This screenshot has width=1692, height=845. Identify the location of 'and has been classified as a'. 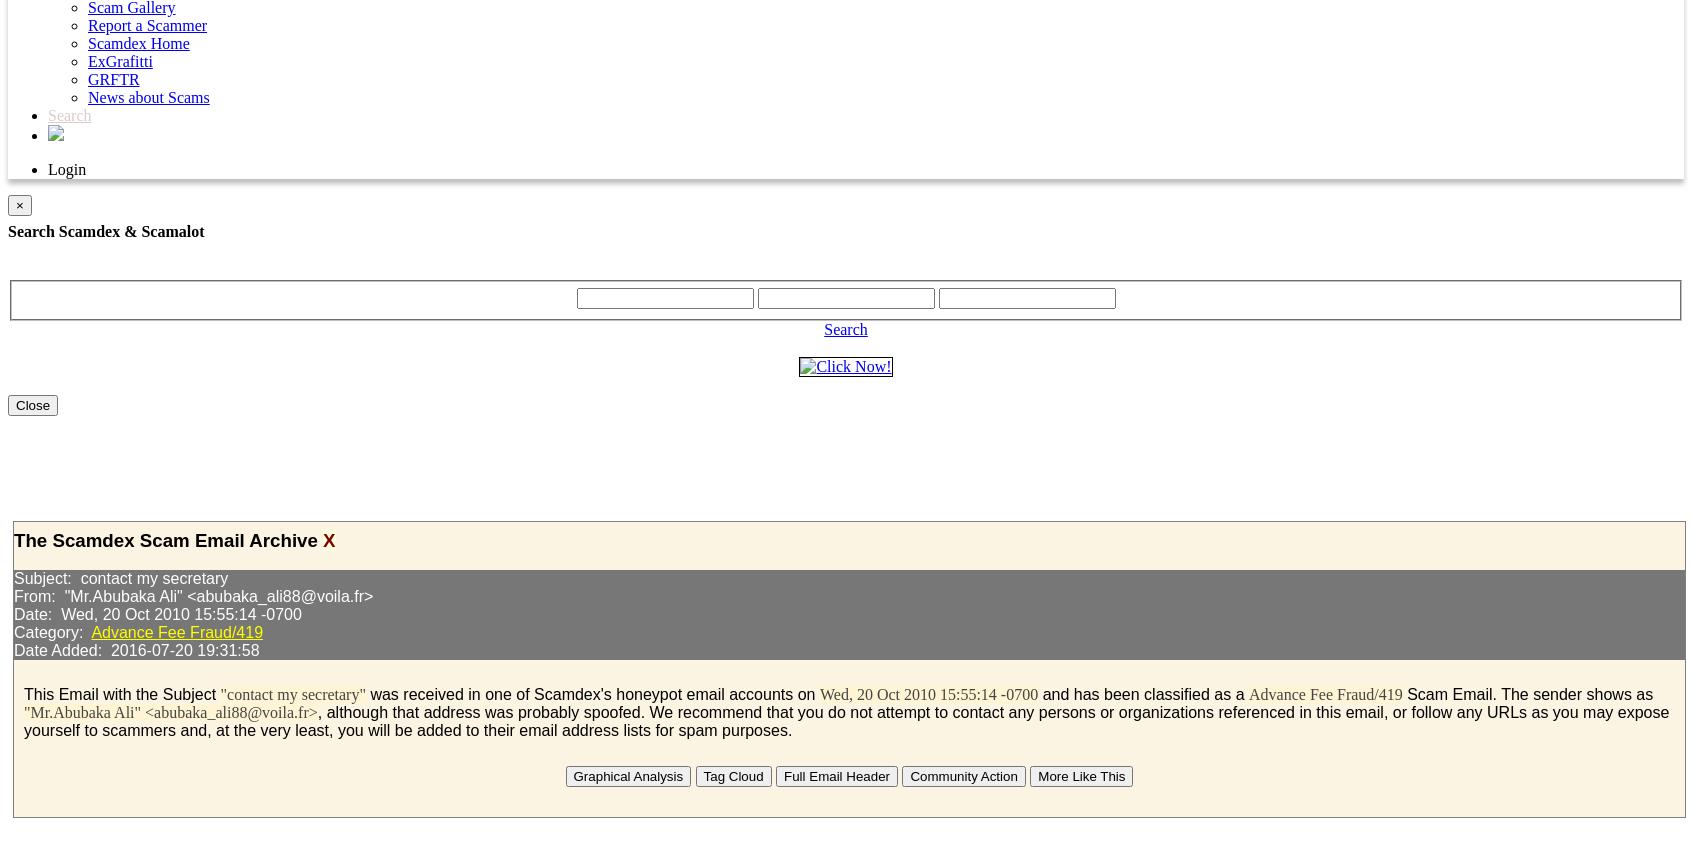
(1142, 693).